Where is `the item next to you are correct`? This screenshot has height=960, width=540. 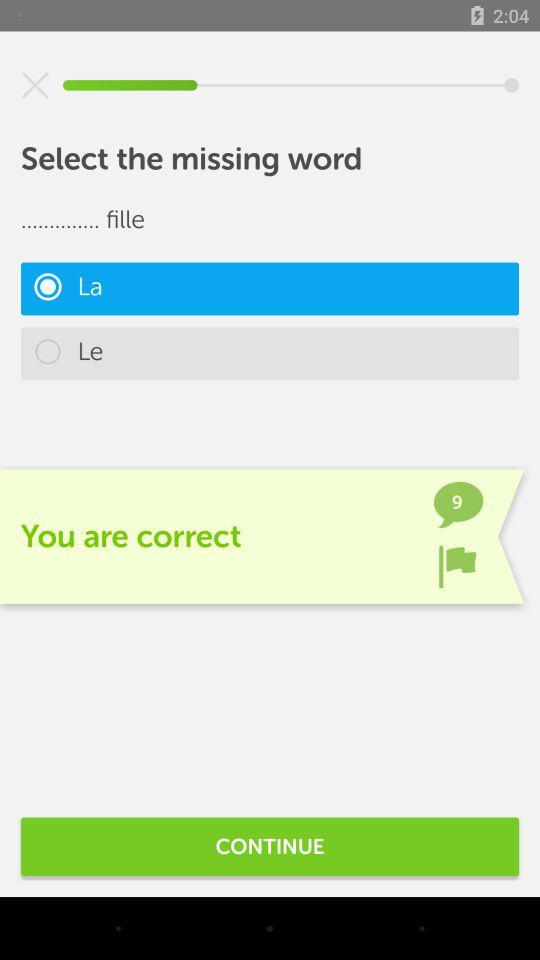
the item next to you are correct is located at coordinates (457, 566).